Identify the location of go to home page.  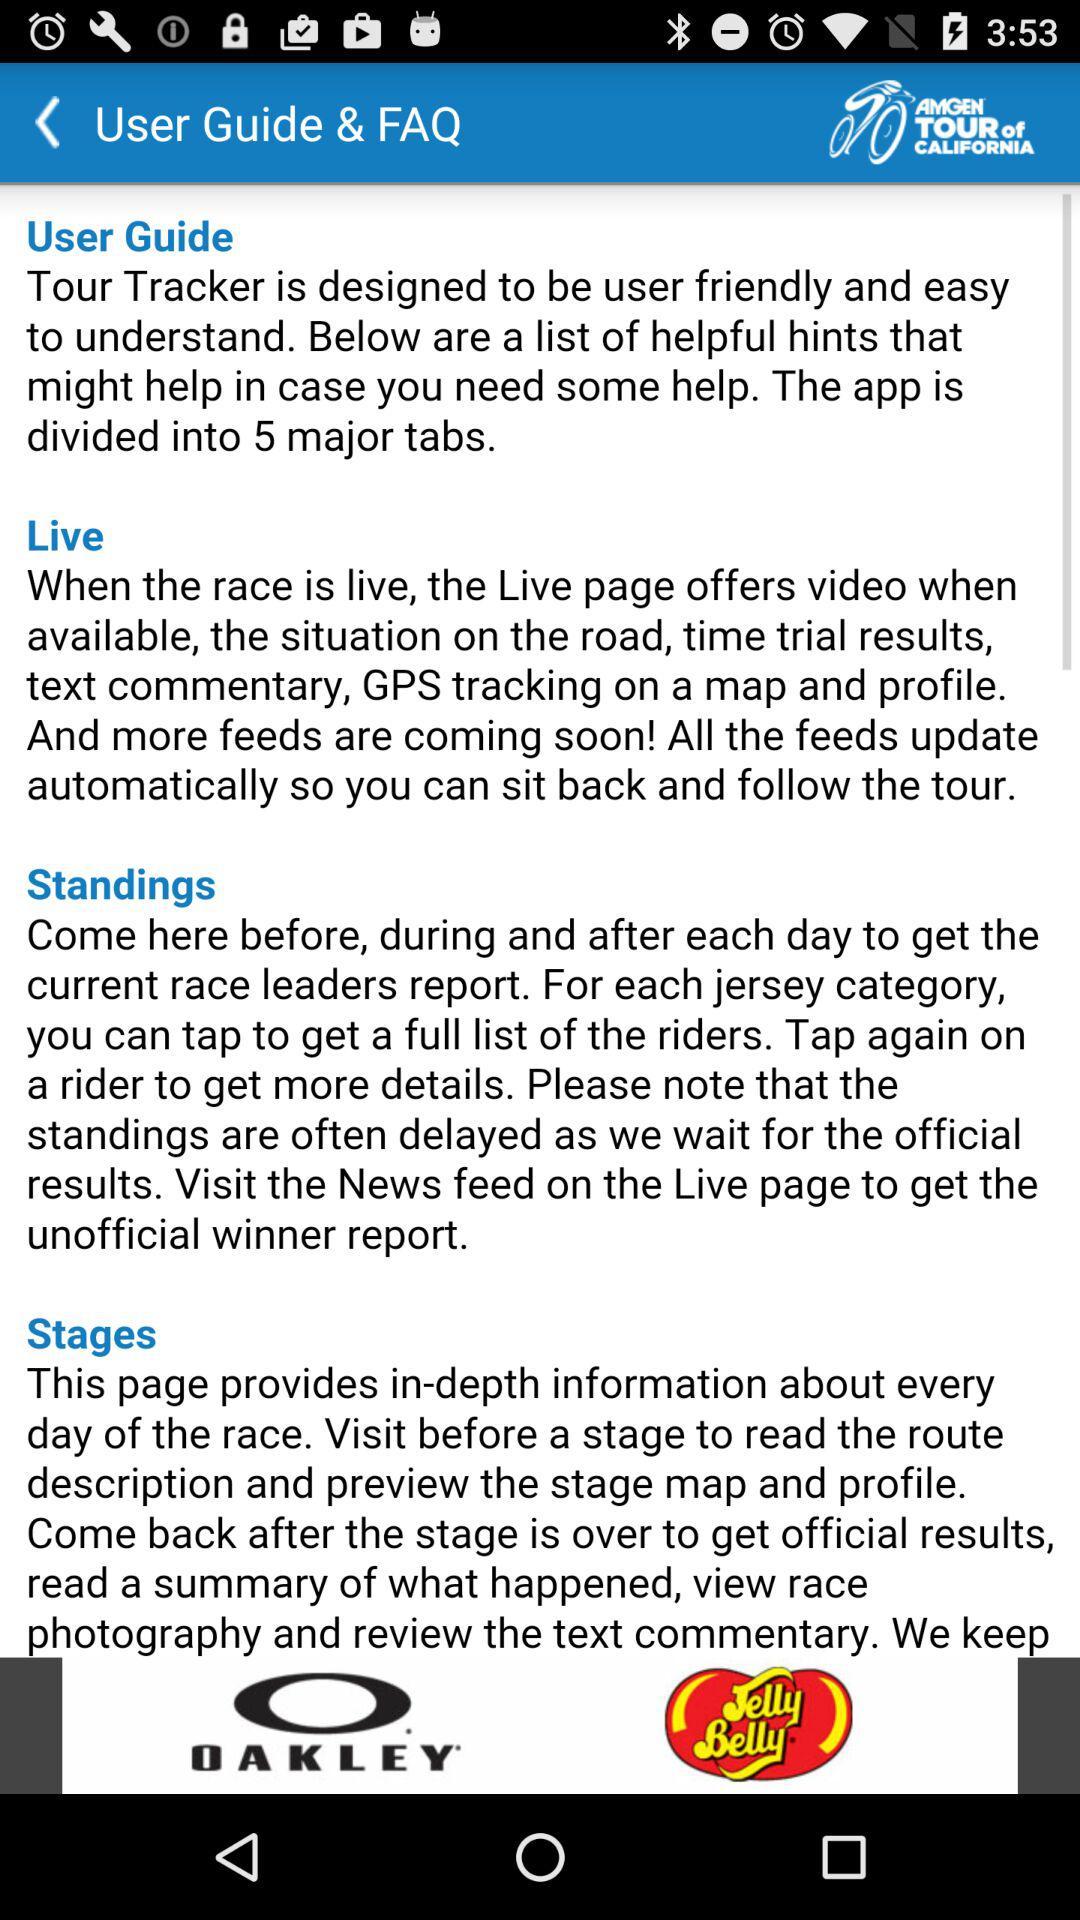
(953, 121).